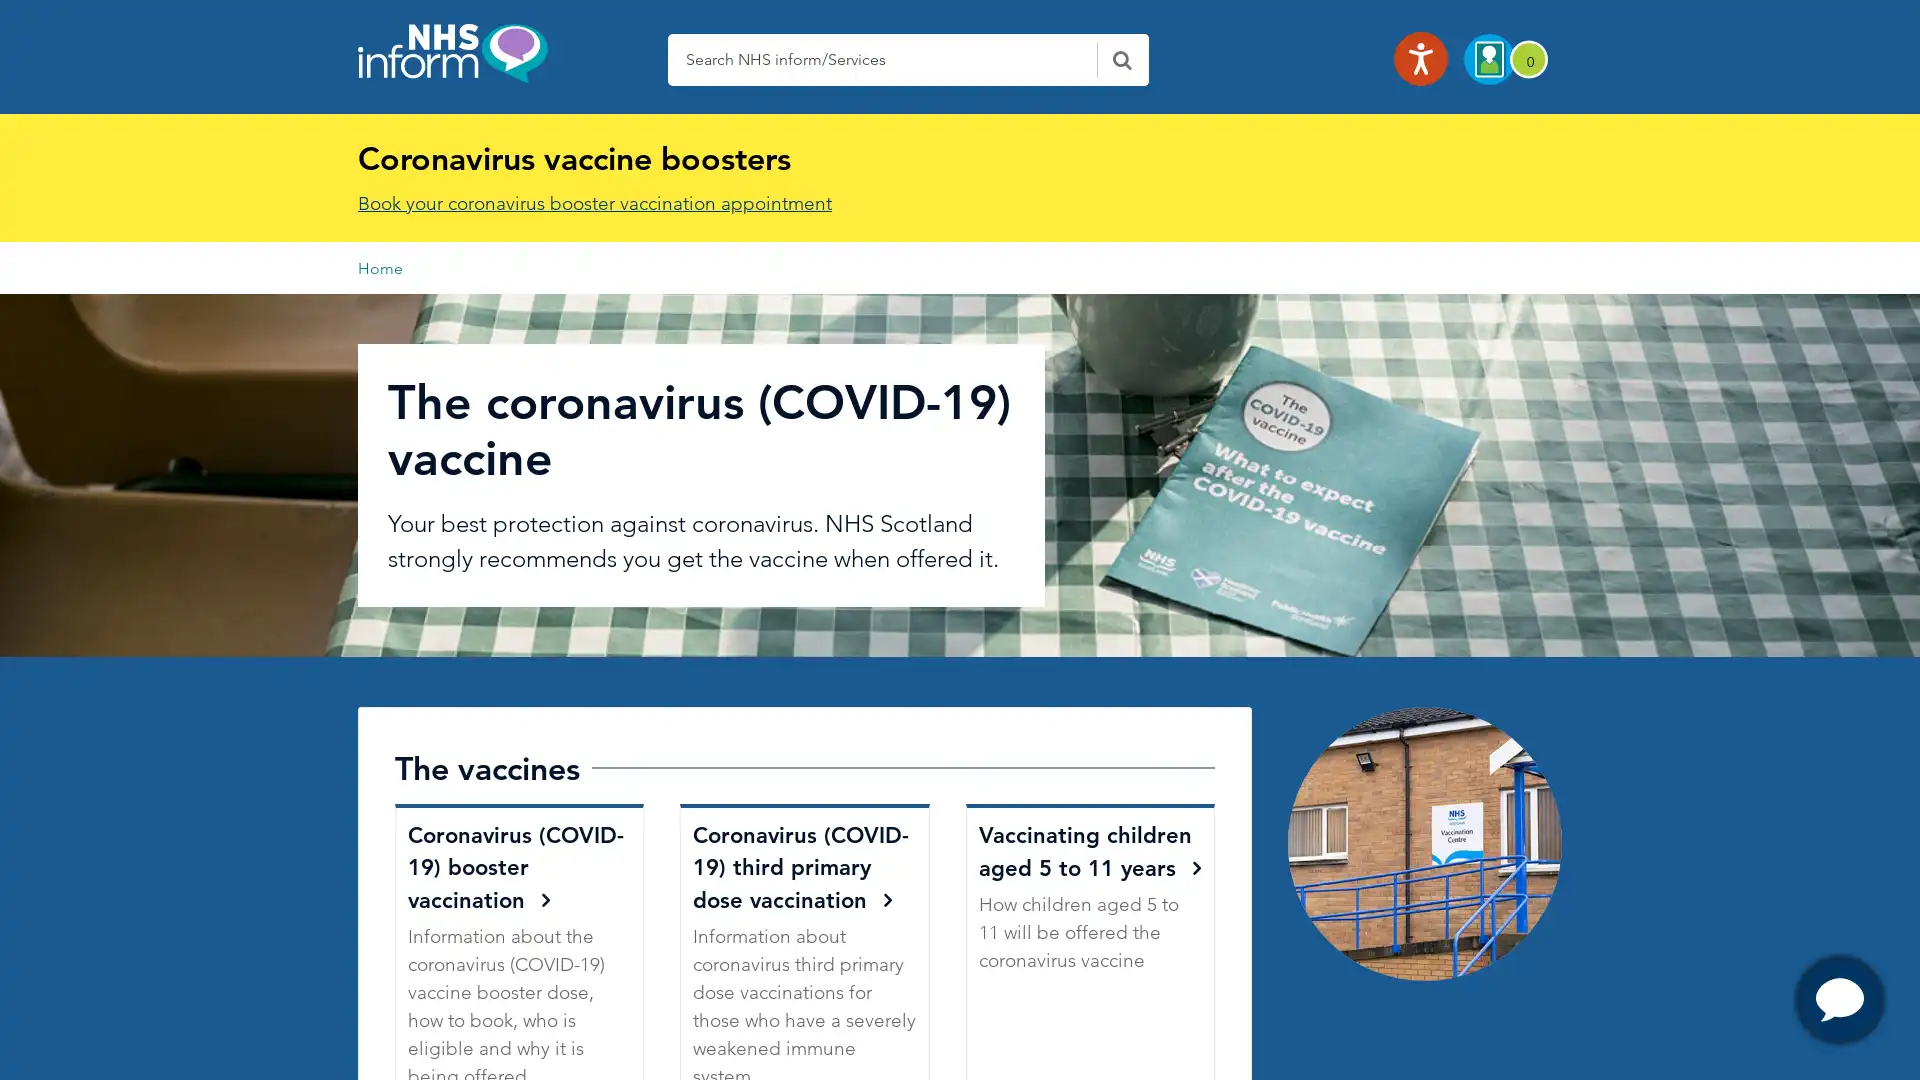 This screenshot has height=1080, width=1920. Describe the element at coordinates (1419, 57) in the screenshot. I see `Listen with the ReachDeck Toolbar` at that location.